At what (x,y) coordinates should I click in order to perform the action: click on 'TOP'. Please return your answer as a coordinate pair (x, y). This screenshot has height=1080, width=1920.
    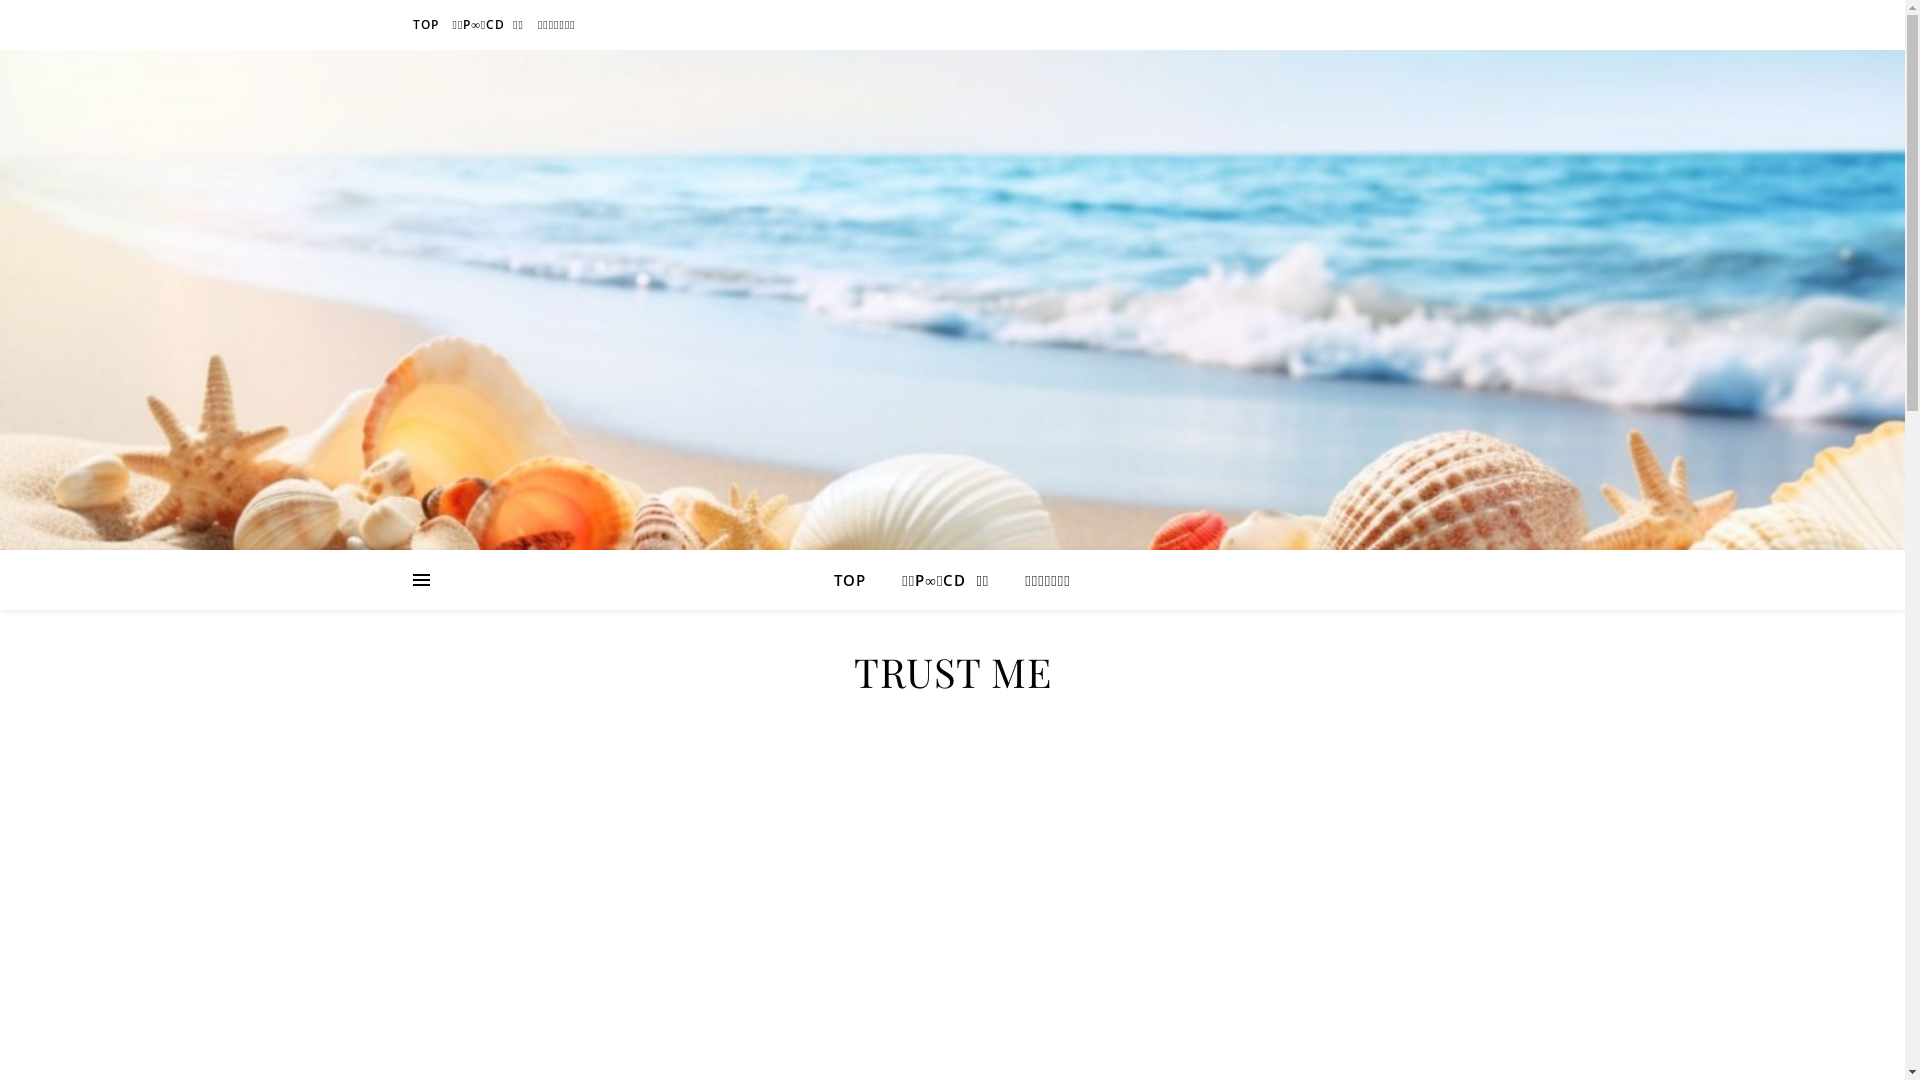
    Looking at the image, I should click on (858, 579).